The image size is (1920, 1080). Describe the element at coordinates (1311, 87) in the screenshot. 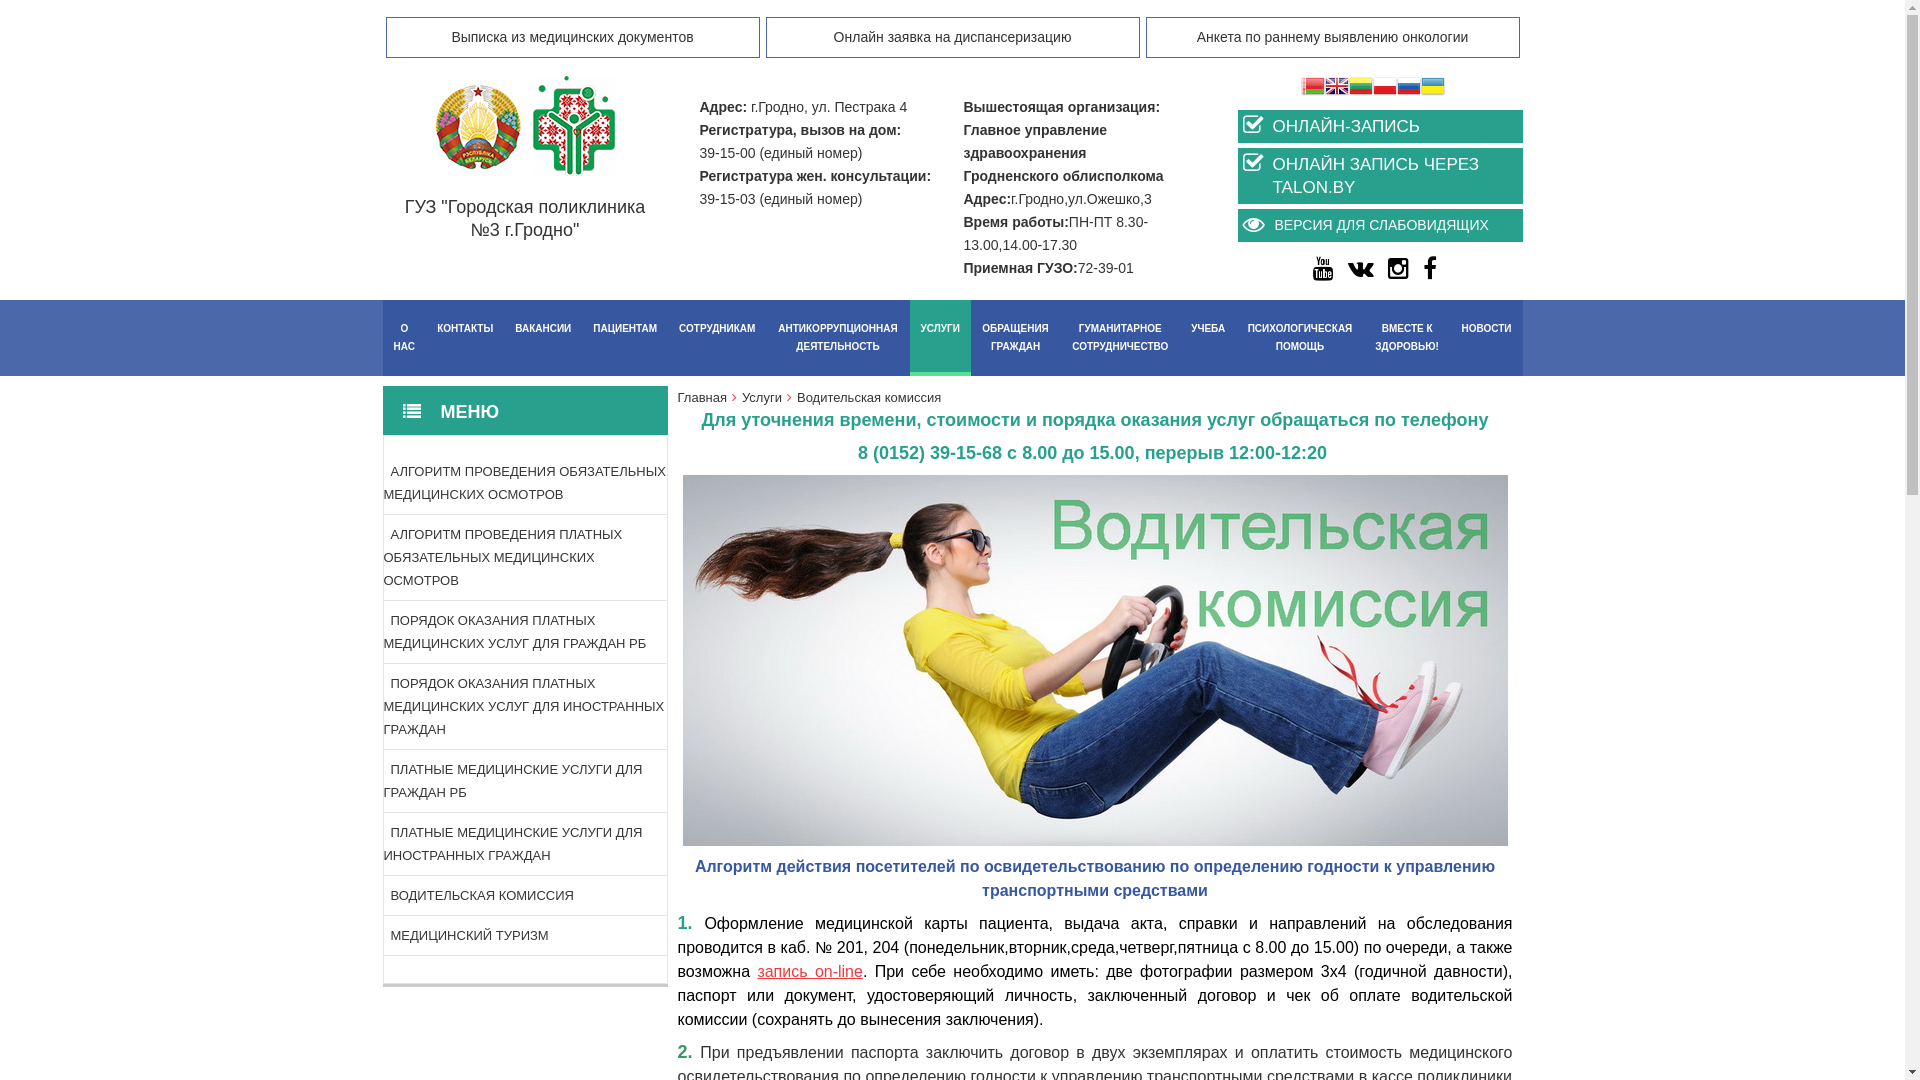

I see `'Belarusian'` at that location.